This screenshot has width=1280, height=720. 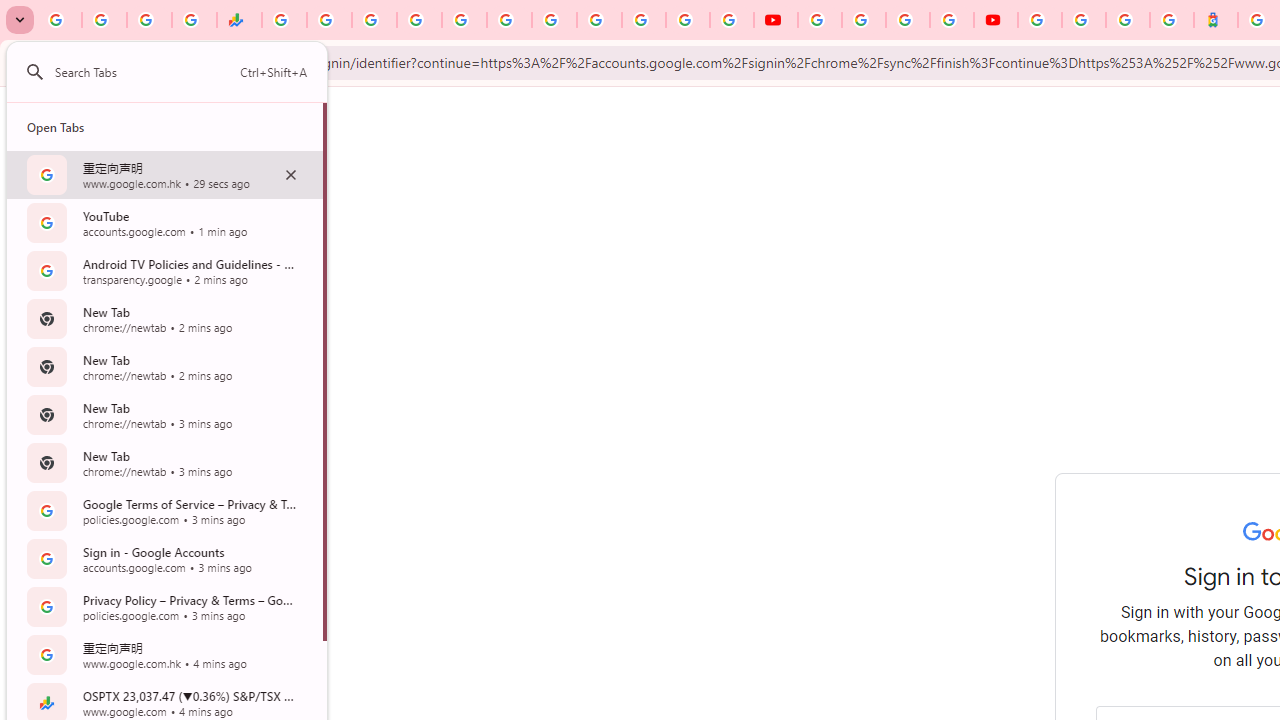 I want to click on 'AutomationID: baseSvg', so click(x=35, y=71).